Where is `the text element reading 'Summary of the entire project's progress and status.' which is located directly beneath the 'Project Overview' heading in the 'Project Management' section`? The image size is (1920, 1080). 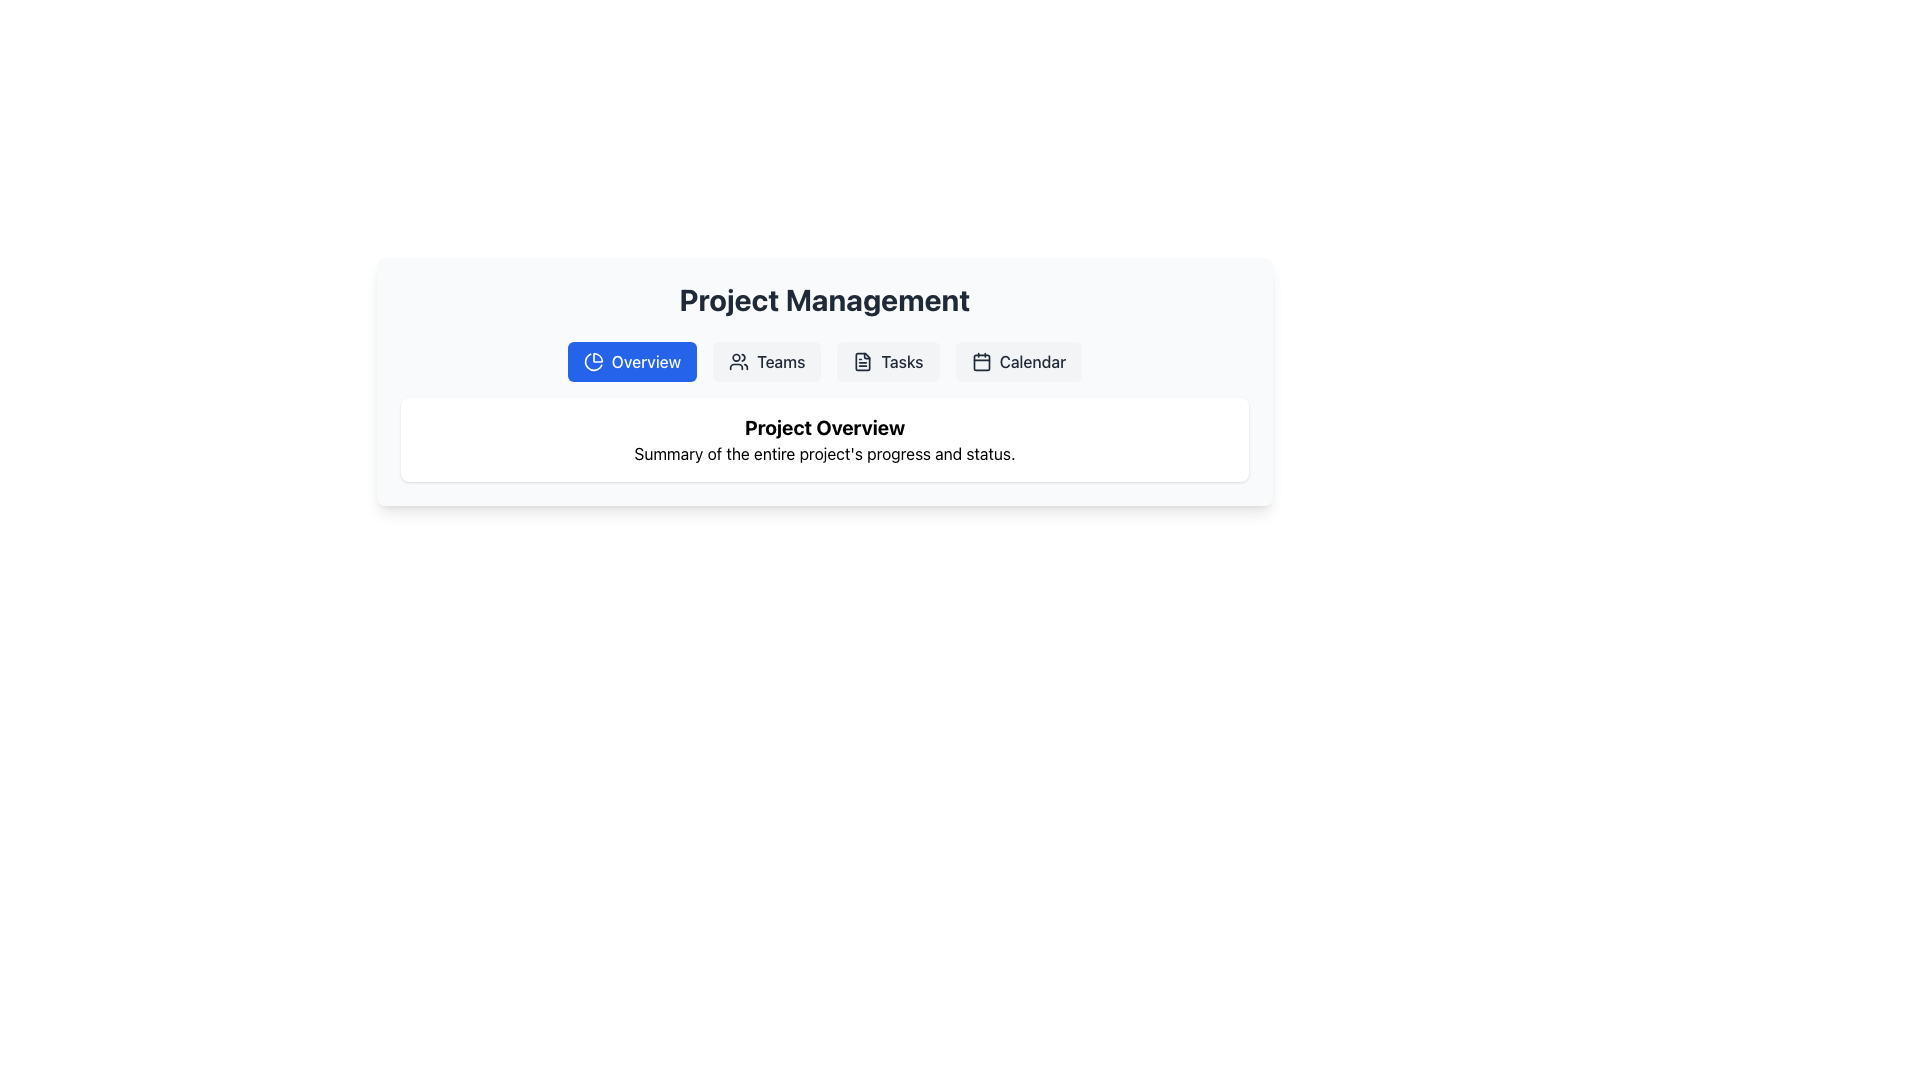
the text element reading 'Summary of the entire project's progress and status.' which is located directly beneath the 'Project Overview' heading in the 'Project Management' section is located at coordinates (825, 454).